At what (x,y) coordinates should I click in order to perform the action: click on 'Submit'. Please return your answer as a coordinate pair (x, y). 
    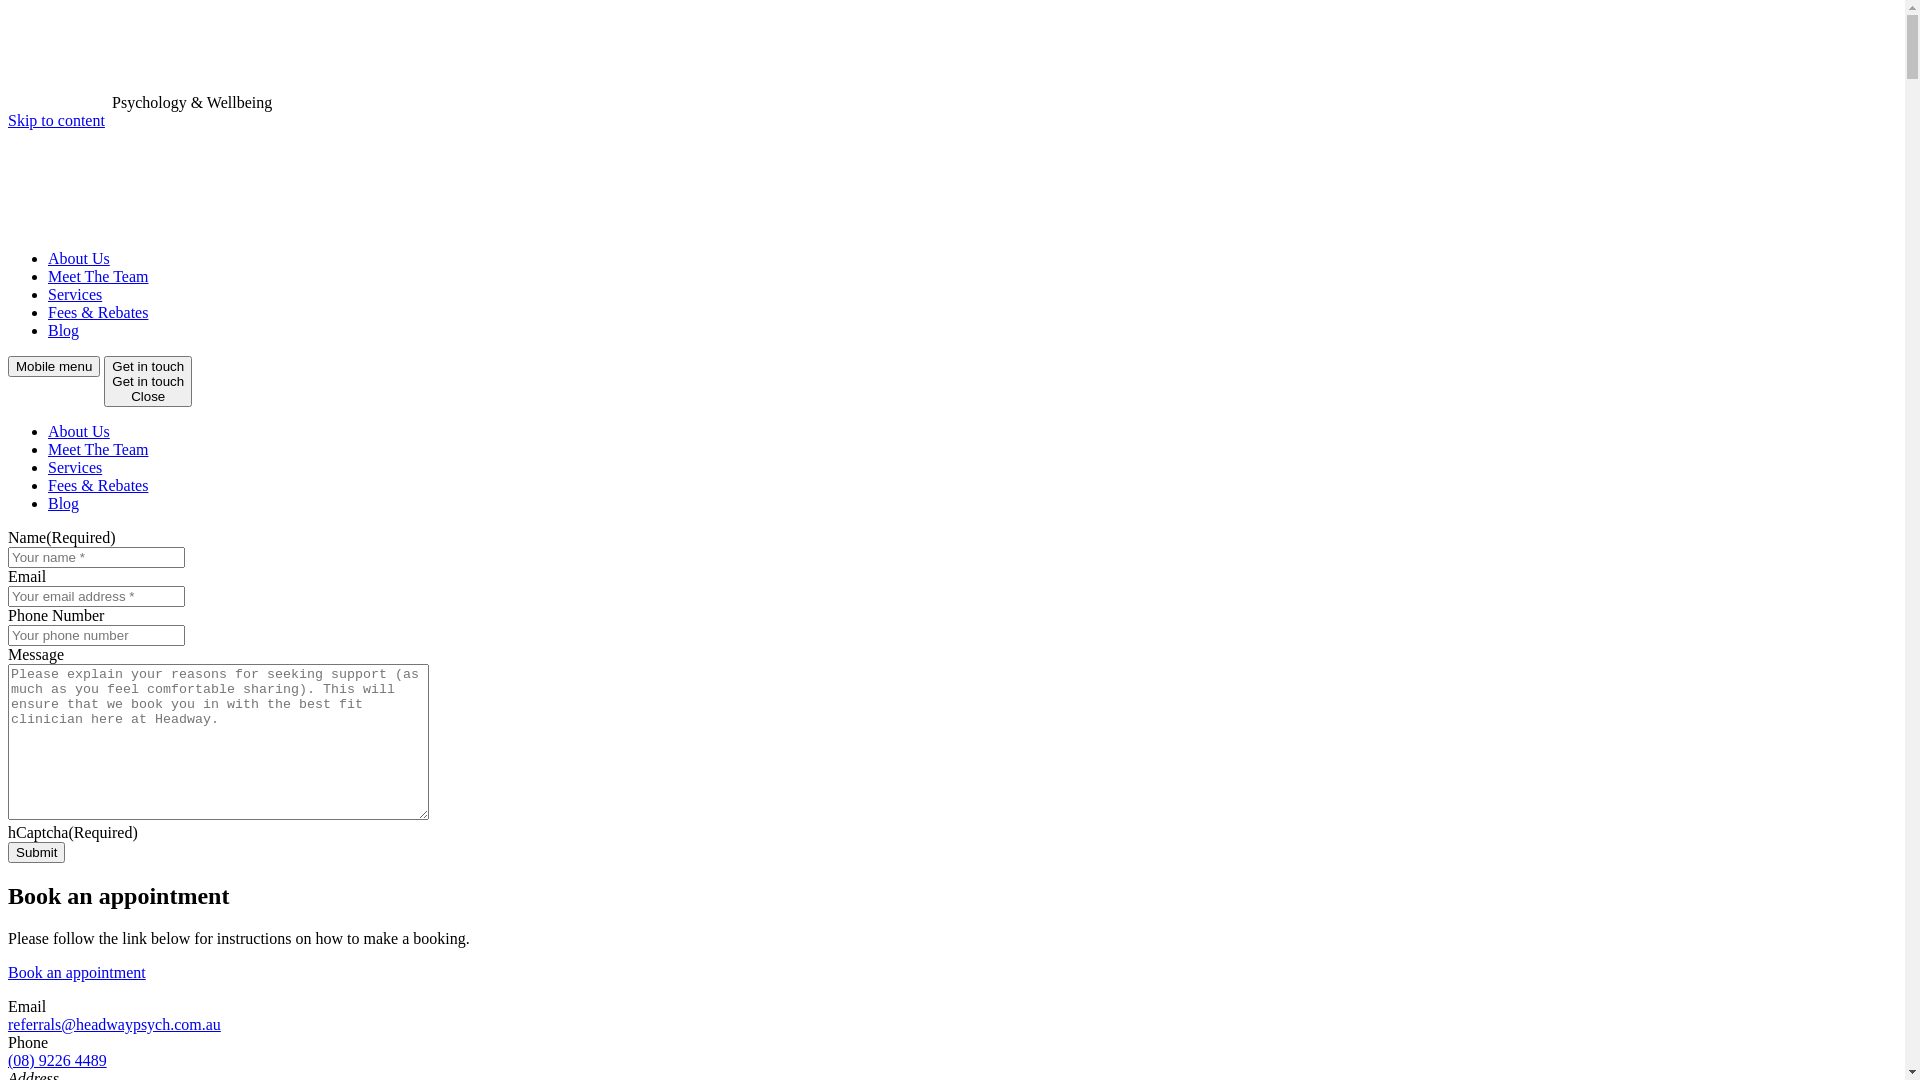
    Looking at the image, I should click on (36, 852).